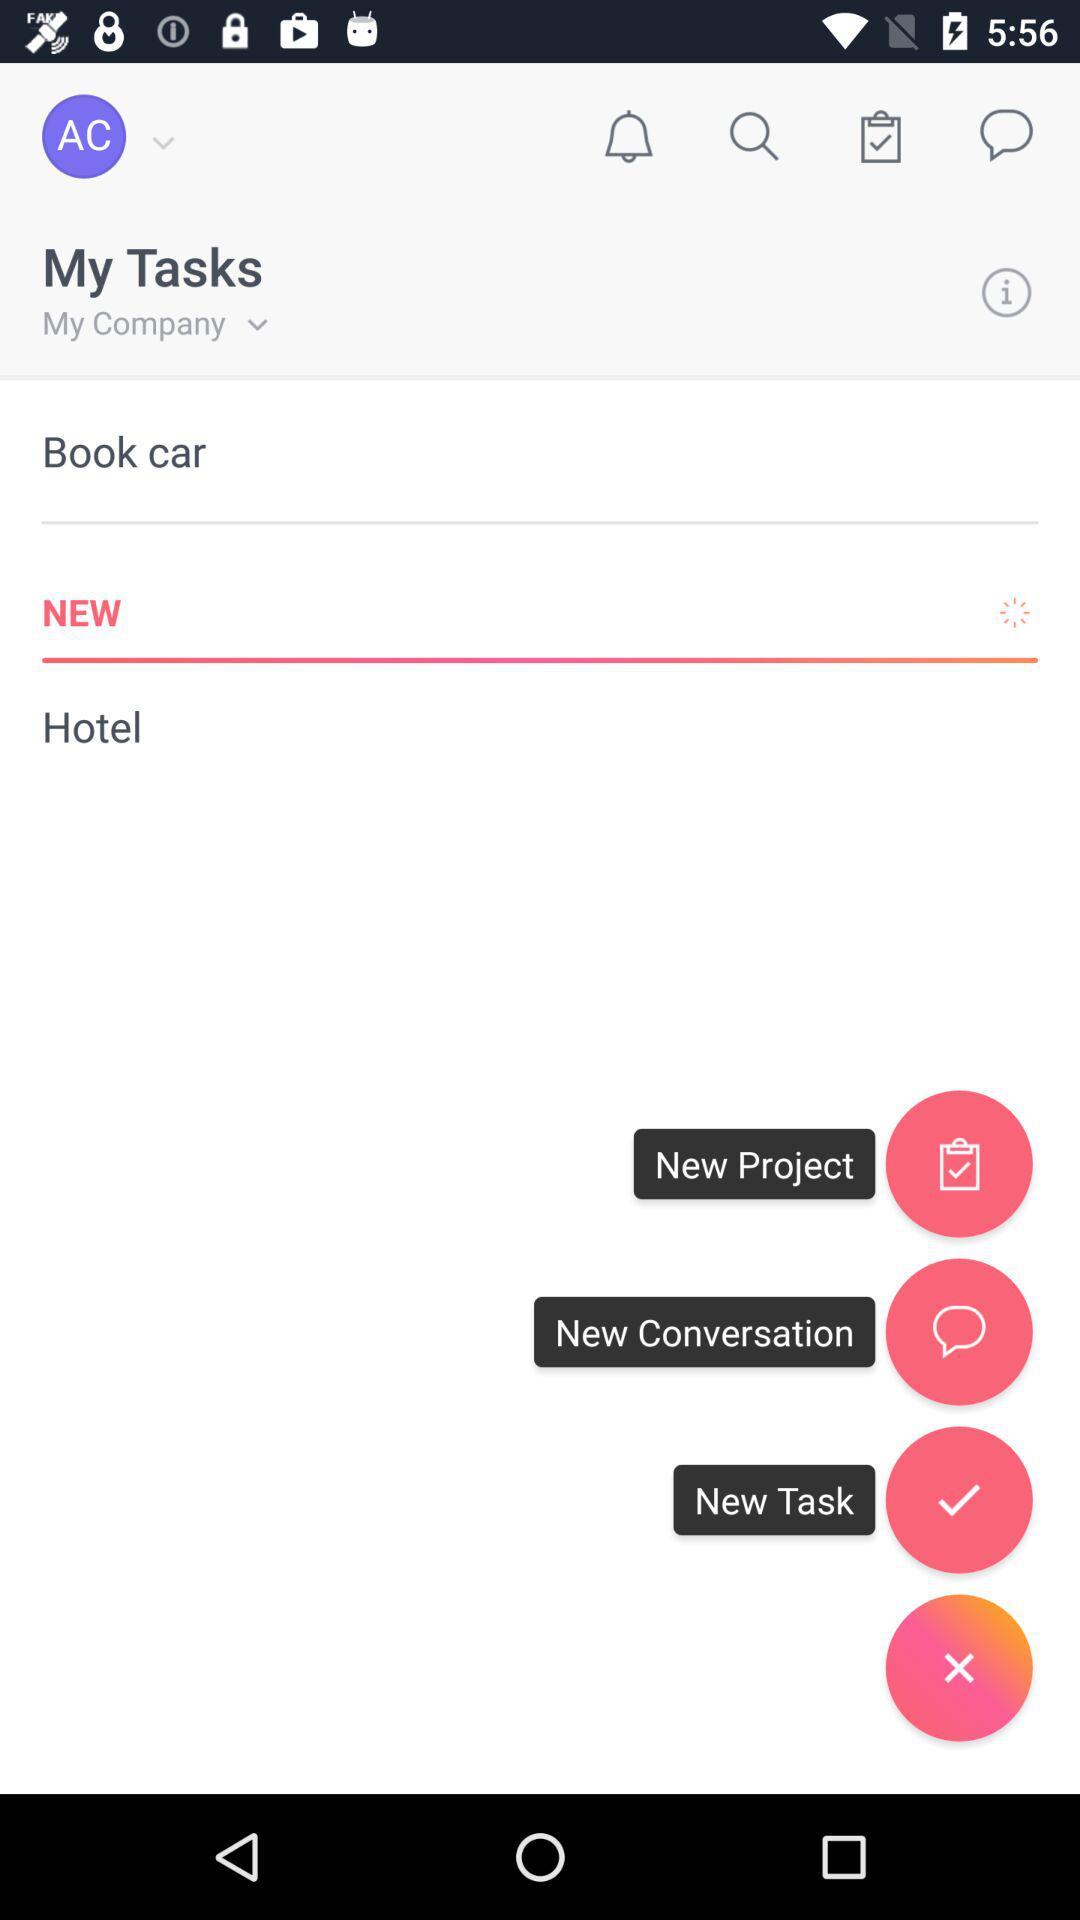 The width and height of the screenshot is (1080, 1920). Describe the element at coordinates (958, 1667) in the screenshot. I see `the close icon` at that location.